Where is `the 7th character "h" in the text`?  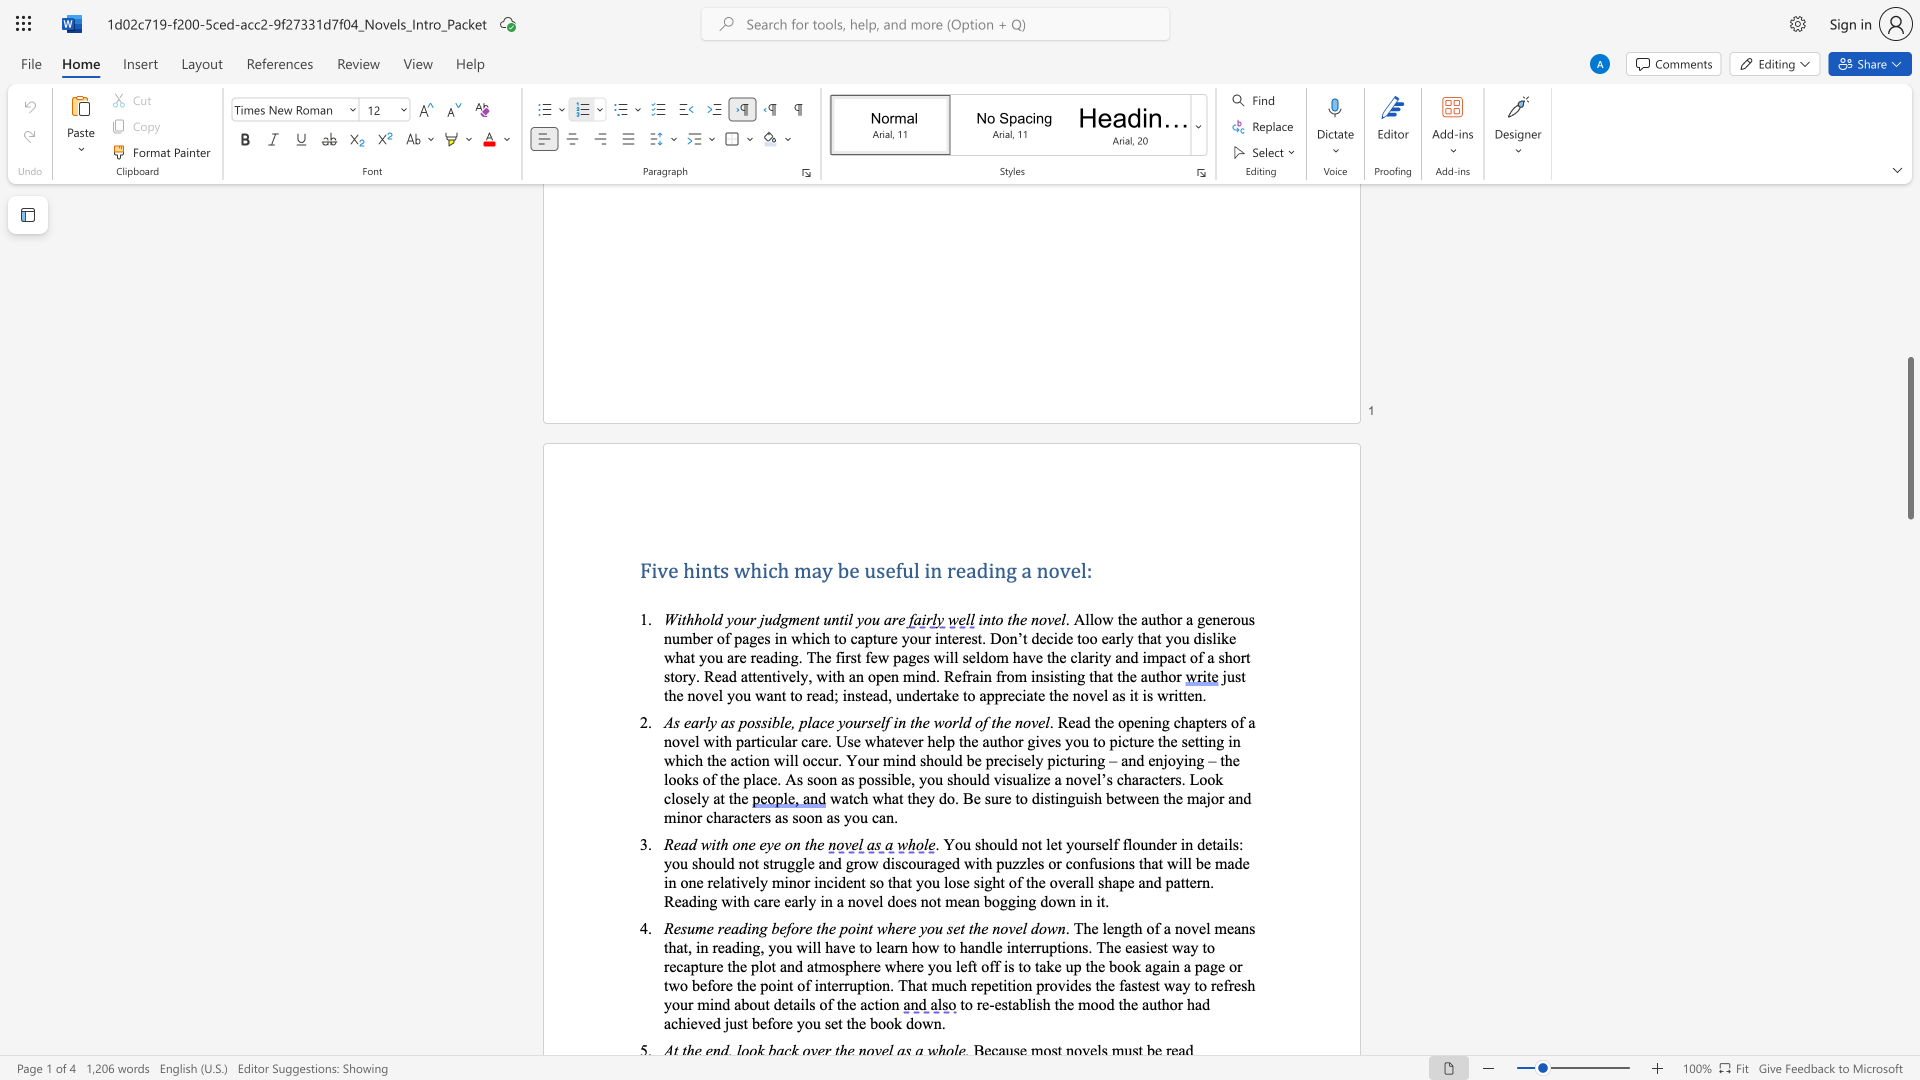 the 7th character "h" in the text is located at coordinates (854, 1023).